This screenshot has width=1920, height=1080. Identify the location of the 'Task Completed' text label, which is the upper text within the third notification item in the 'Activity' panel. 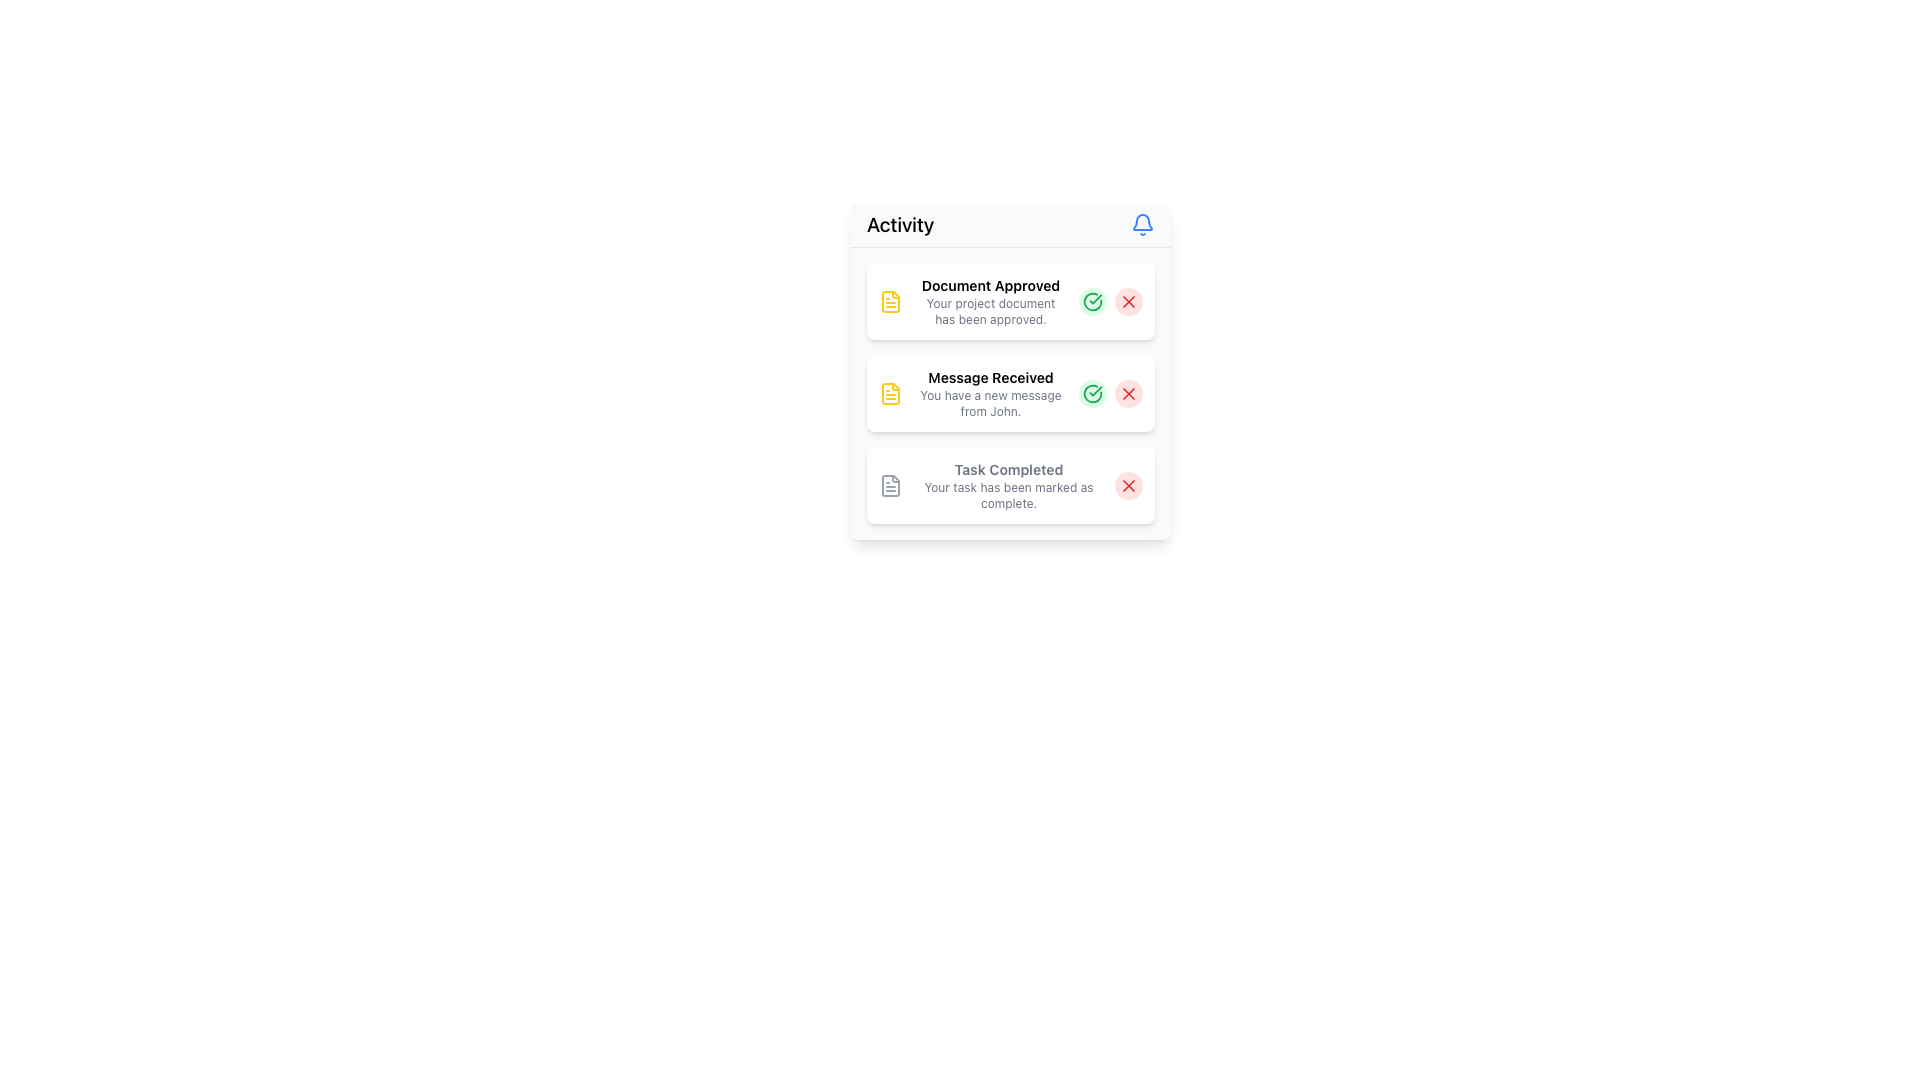
(1008, 470).